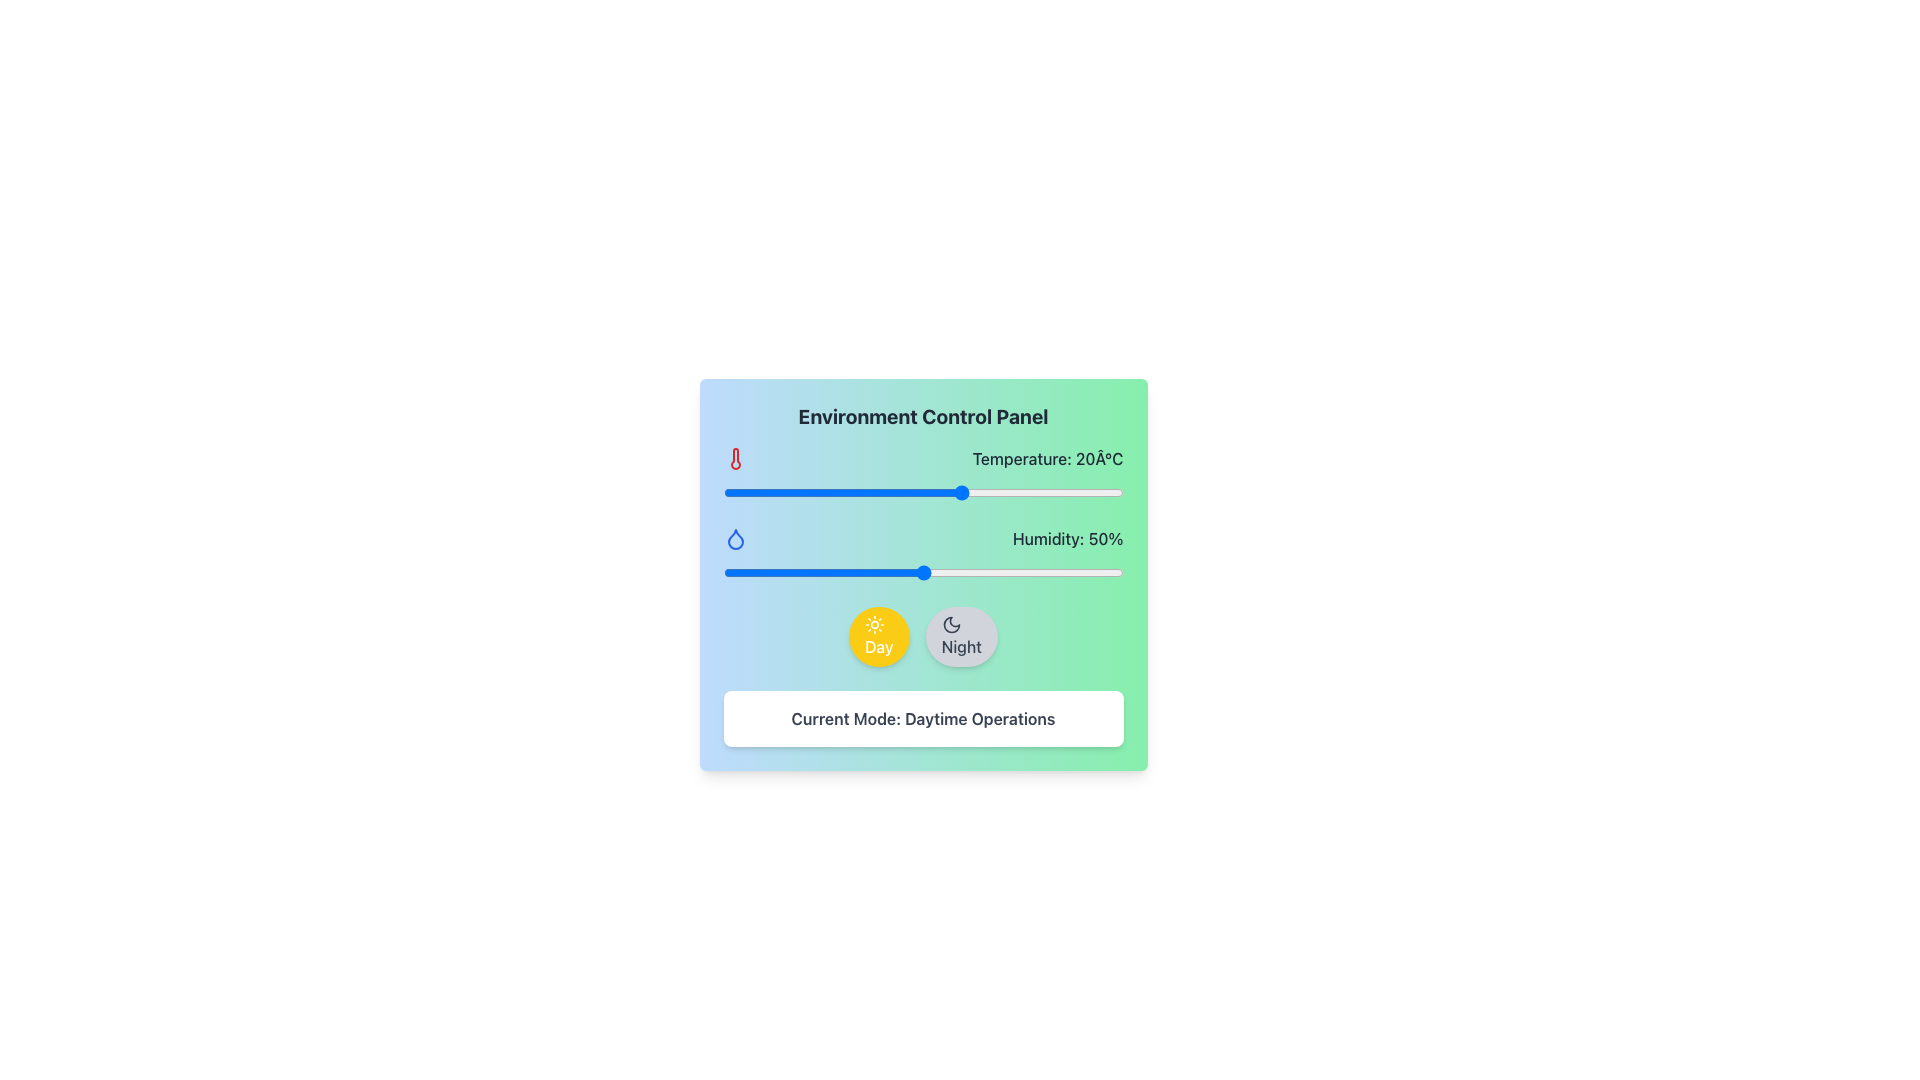 The height and width of the screenshot is (1080, 1920). I want to click on the crescent moon icon within the gray circular button labeled 'Night', so click(950, 623).